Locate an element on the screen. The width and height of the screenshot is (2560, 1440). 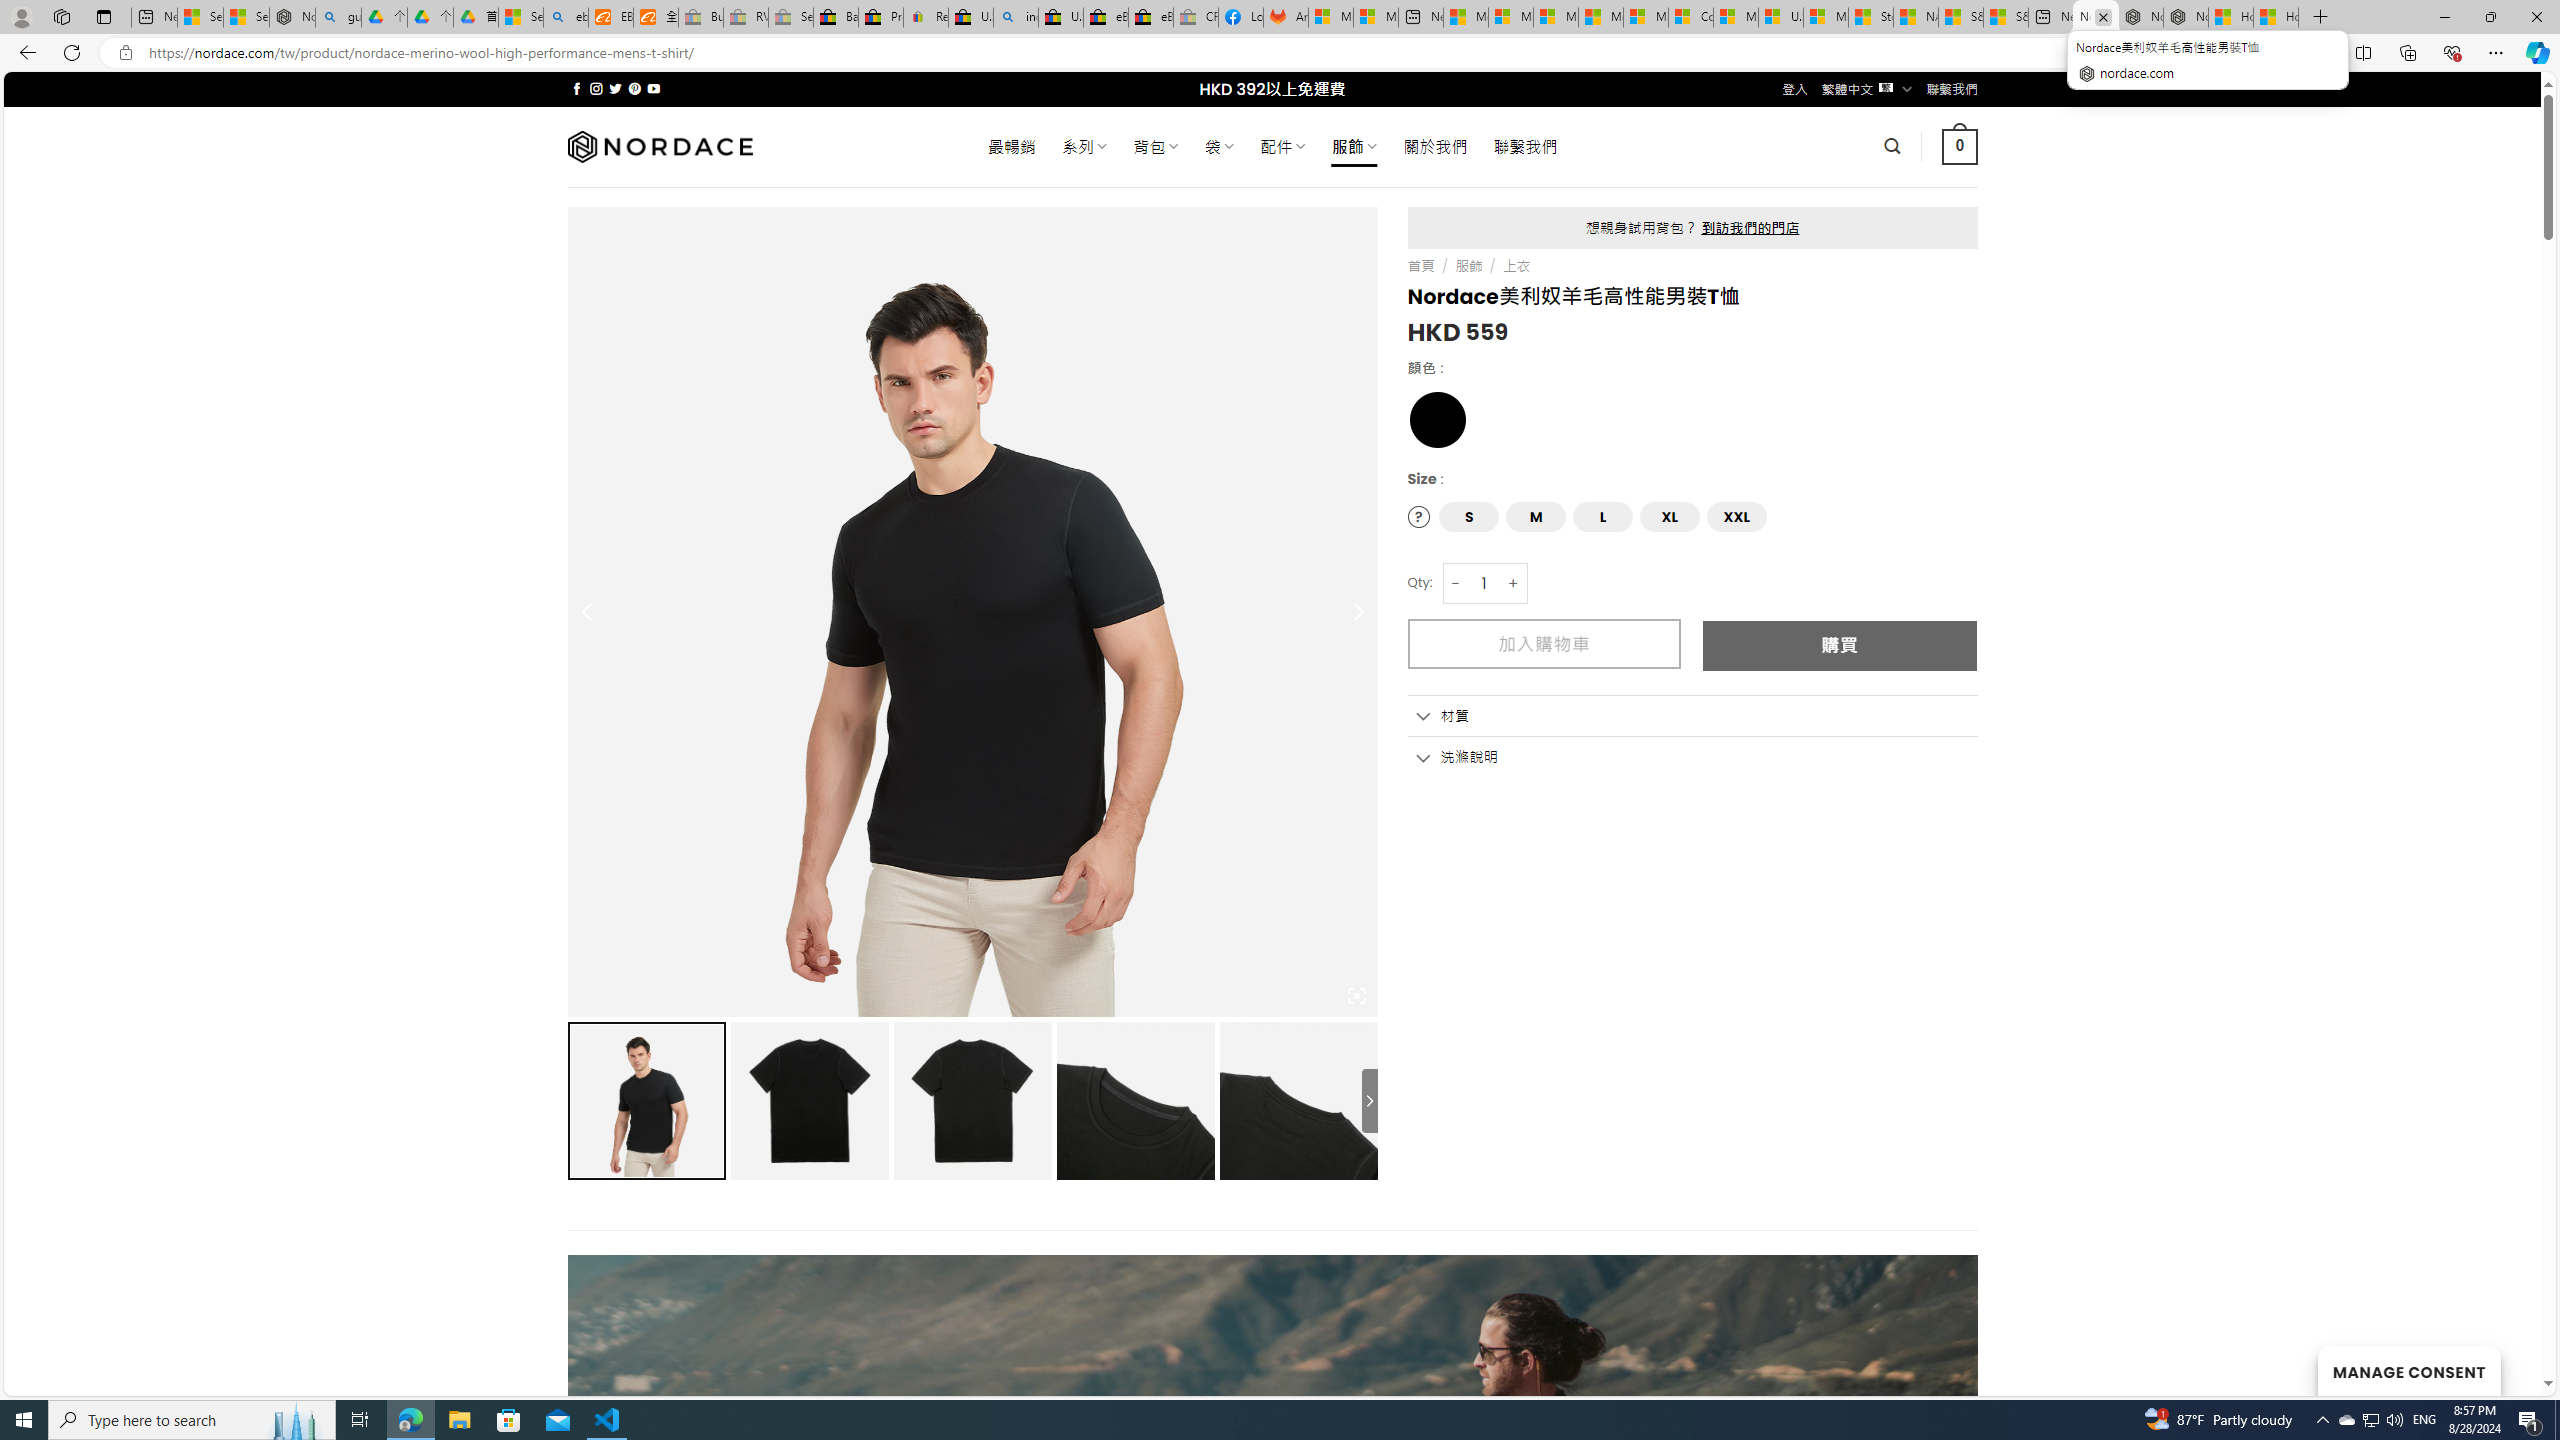
'  0  ' is located at coordinates (1960, 145).